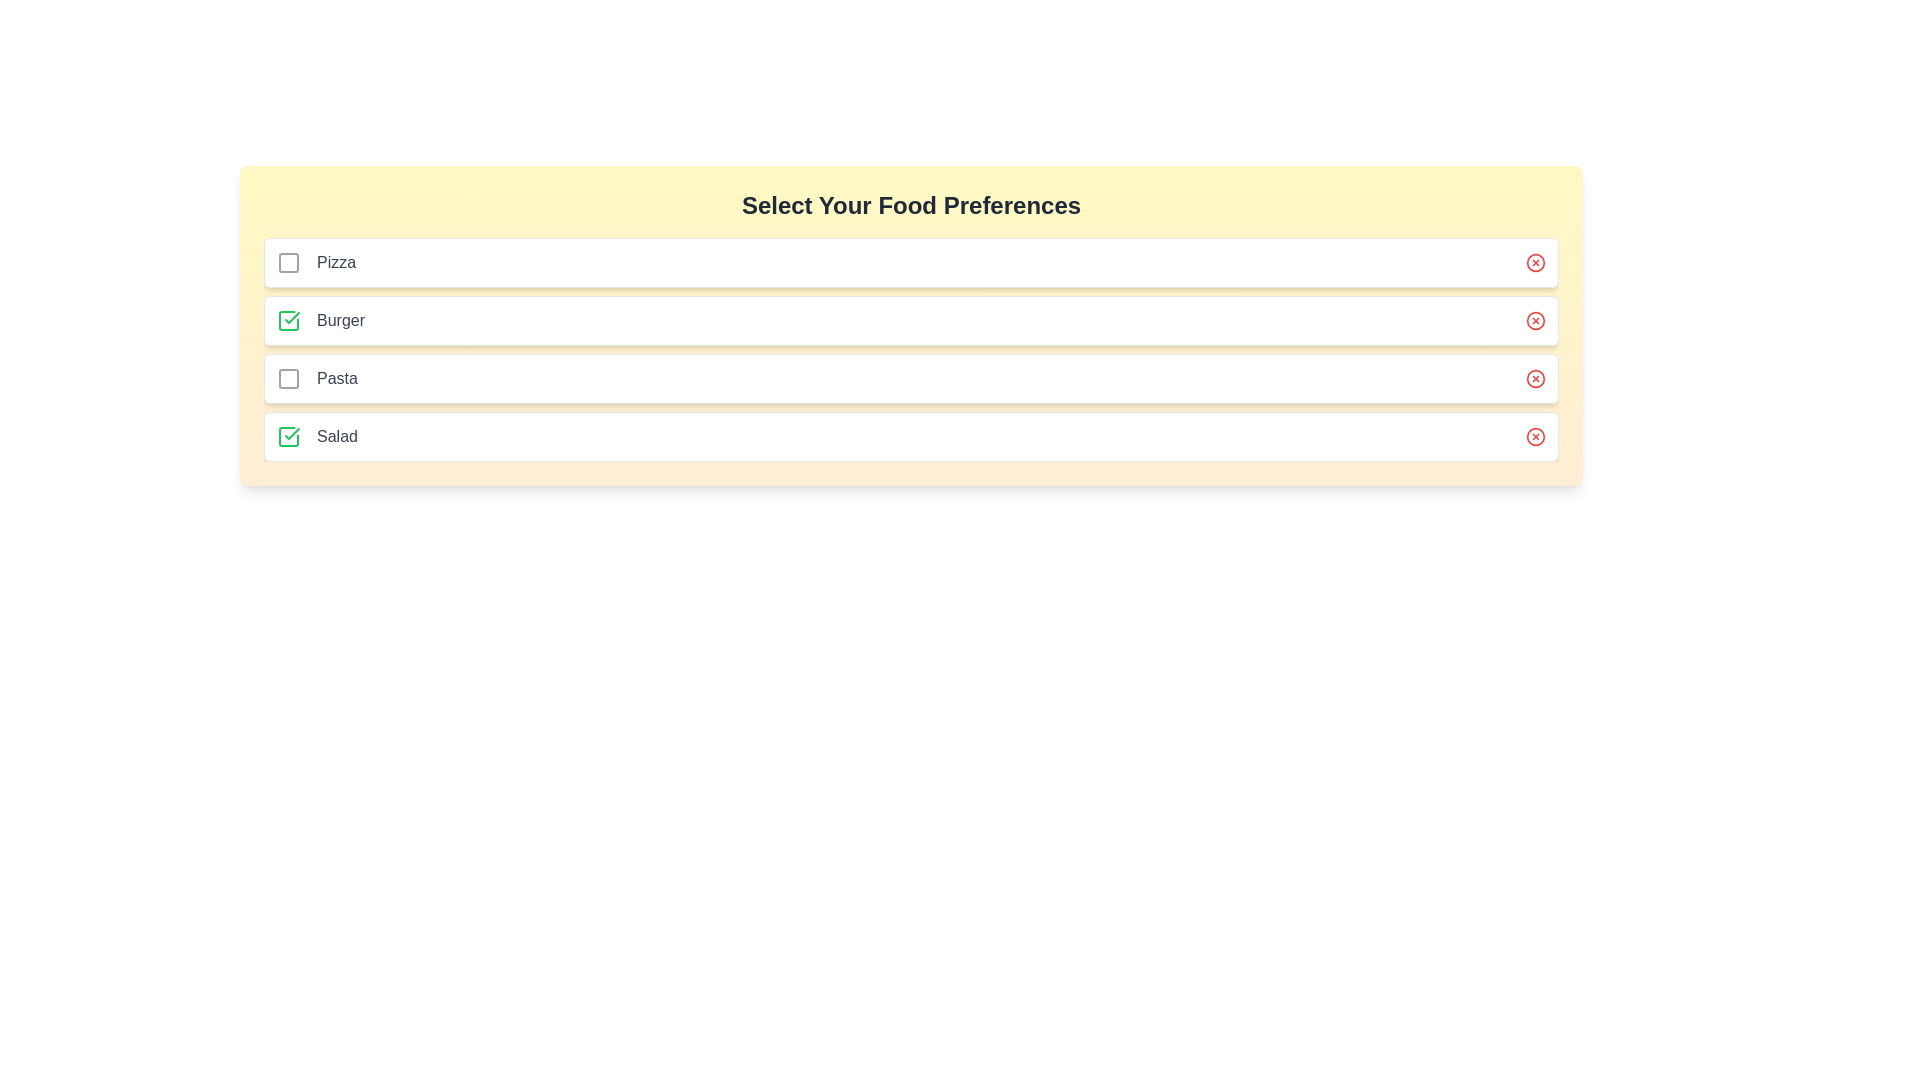 This screenshot has height=1080, width=1920. Describe the element at coordinates (337, 435) in the screenshot. I see `the text label reading 'Salad', which is styled in medium gray font and located next to a green checkmark icon under 'Select Your Food Preferences'` at that location.